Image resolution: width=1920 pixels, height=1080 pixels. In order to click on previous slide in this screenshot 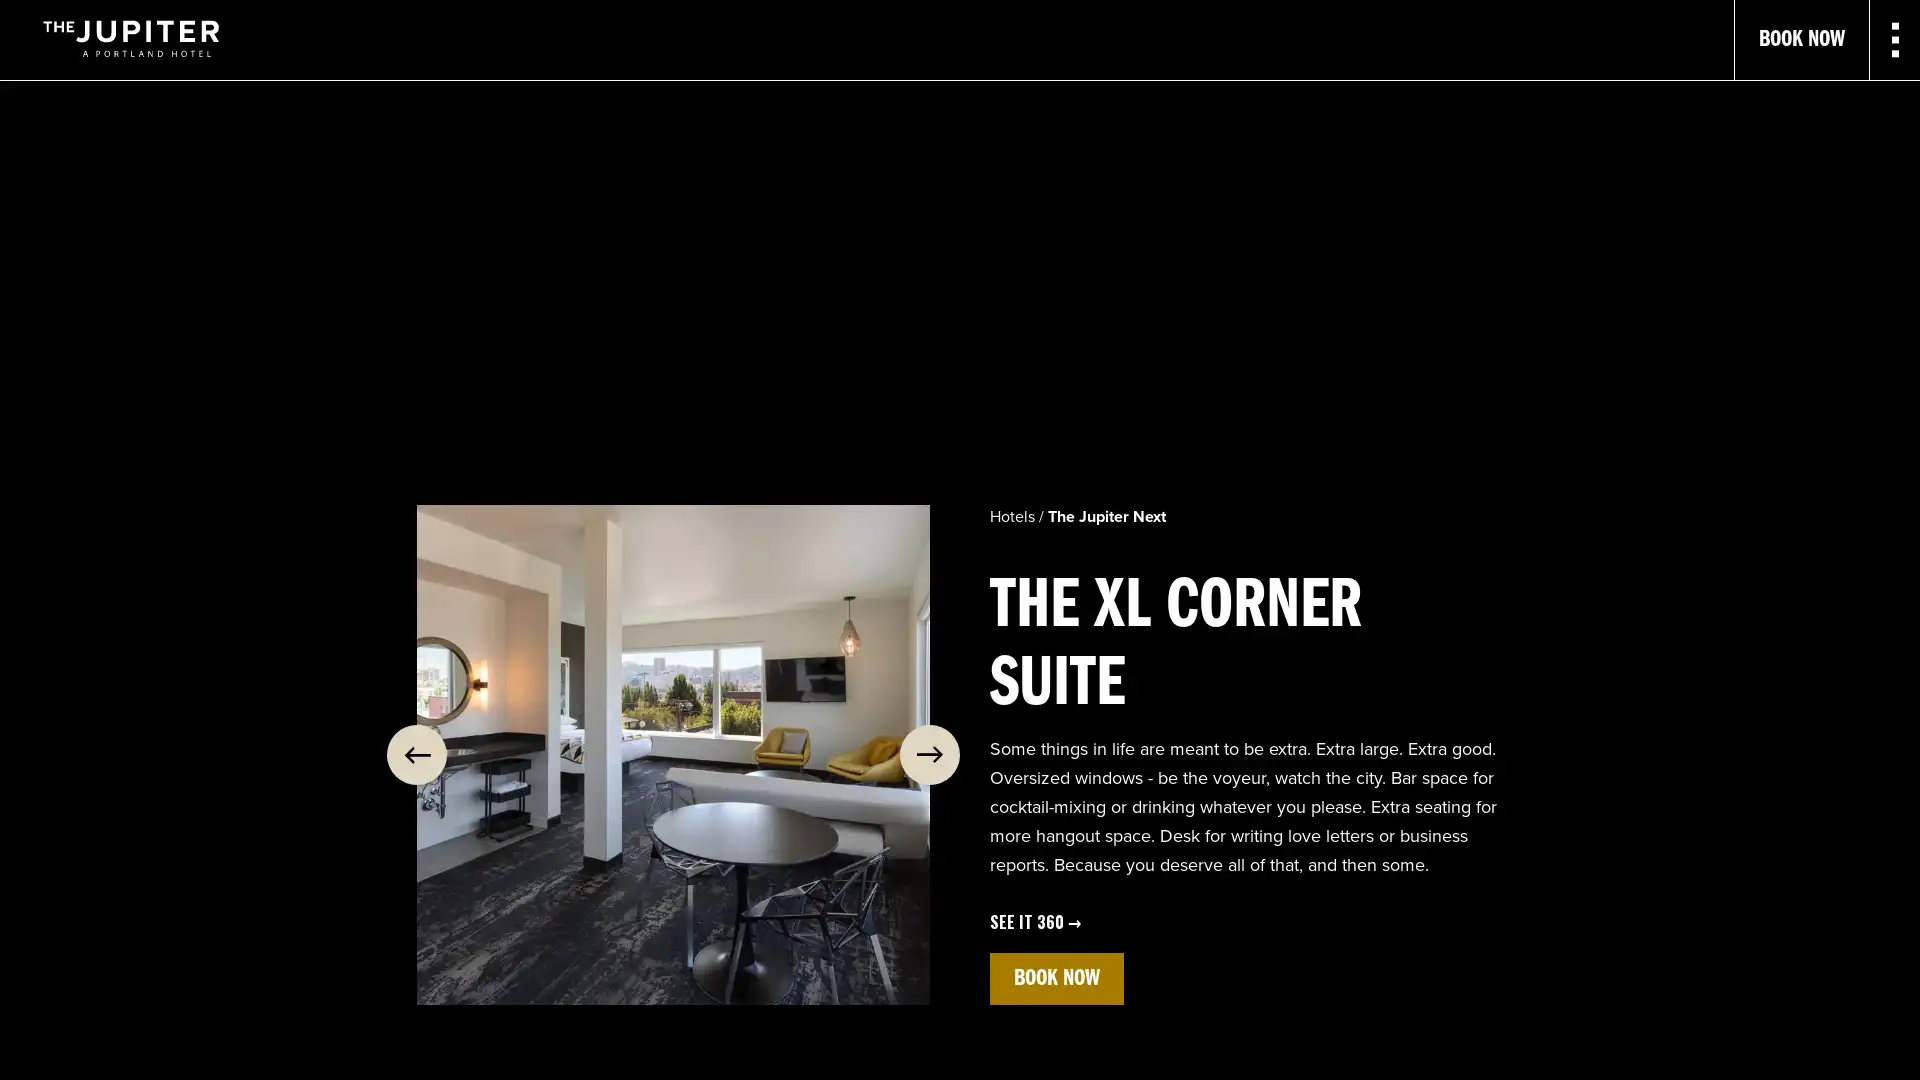, I will do `click(416, 755)`.